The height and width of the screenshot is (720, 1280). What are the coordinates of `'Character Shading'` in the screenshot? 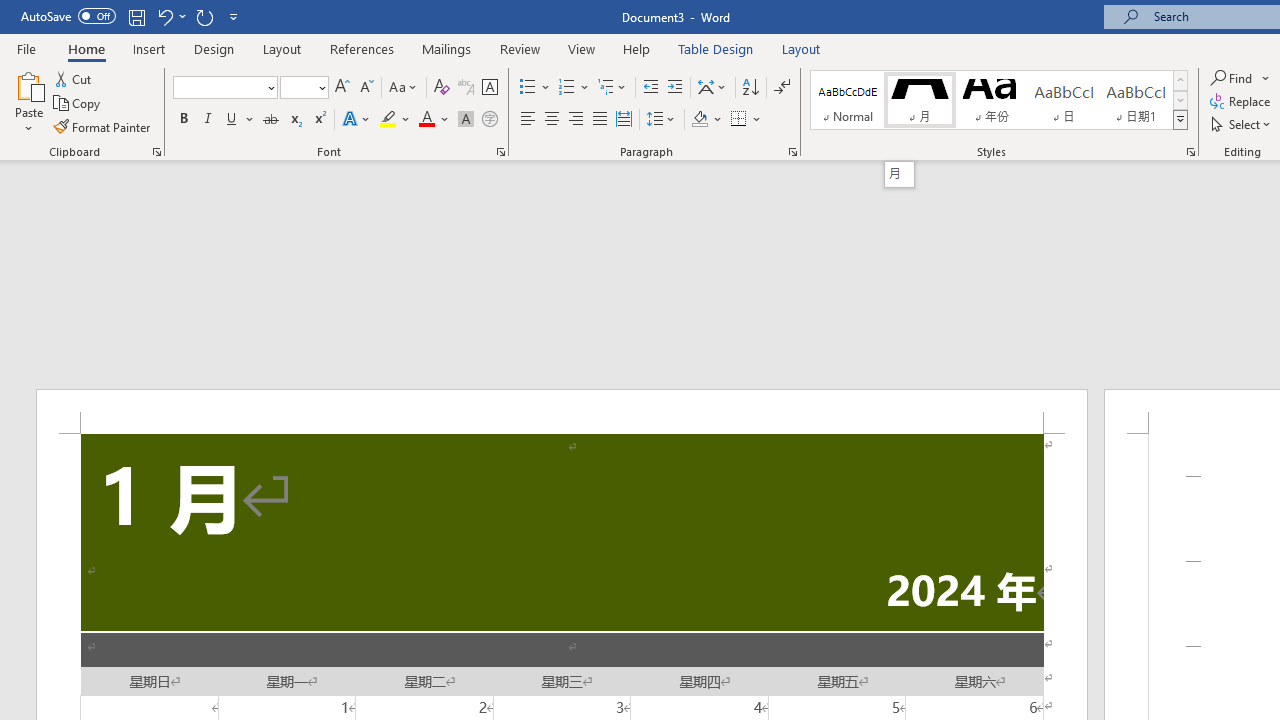 It's located at (464, 119).